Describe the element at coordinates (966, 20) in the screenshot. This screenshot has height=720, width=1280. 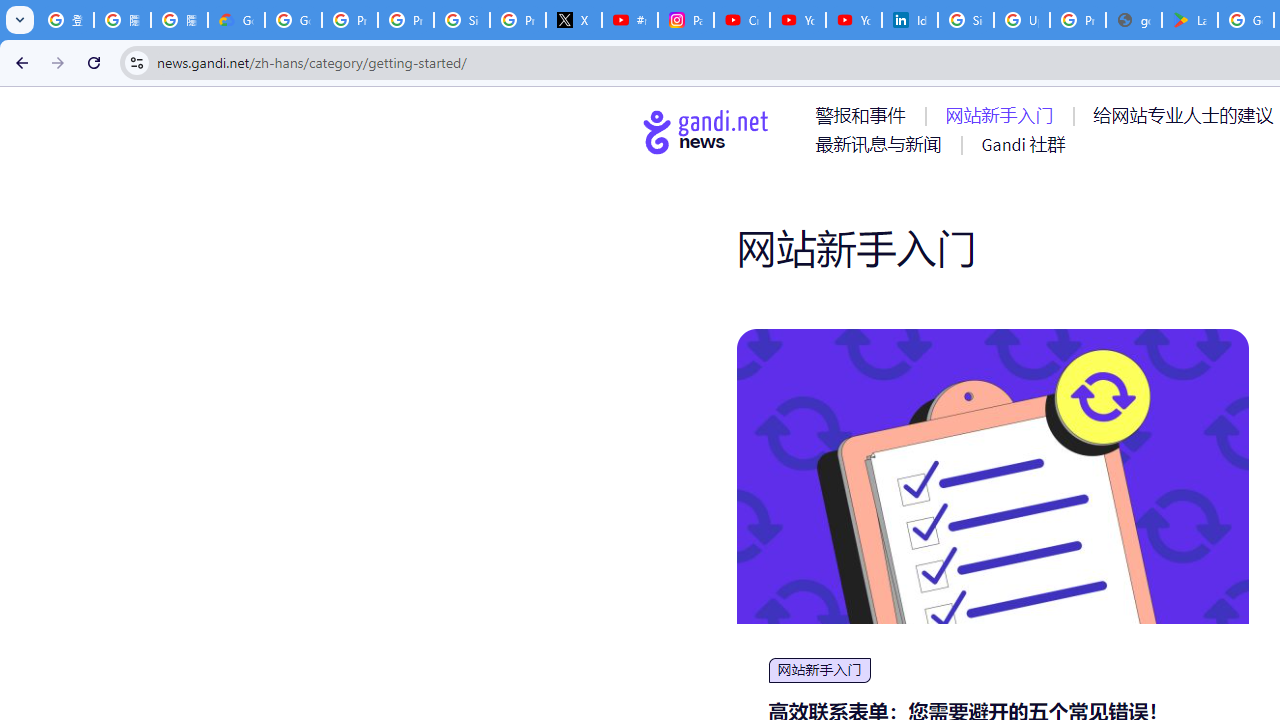
I see `'Sign in - Google Accounts'` at that location.